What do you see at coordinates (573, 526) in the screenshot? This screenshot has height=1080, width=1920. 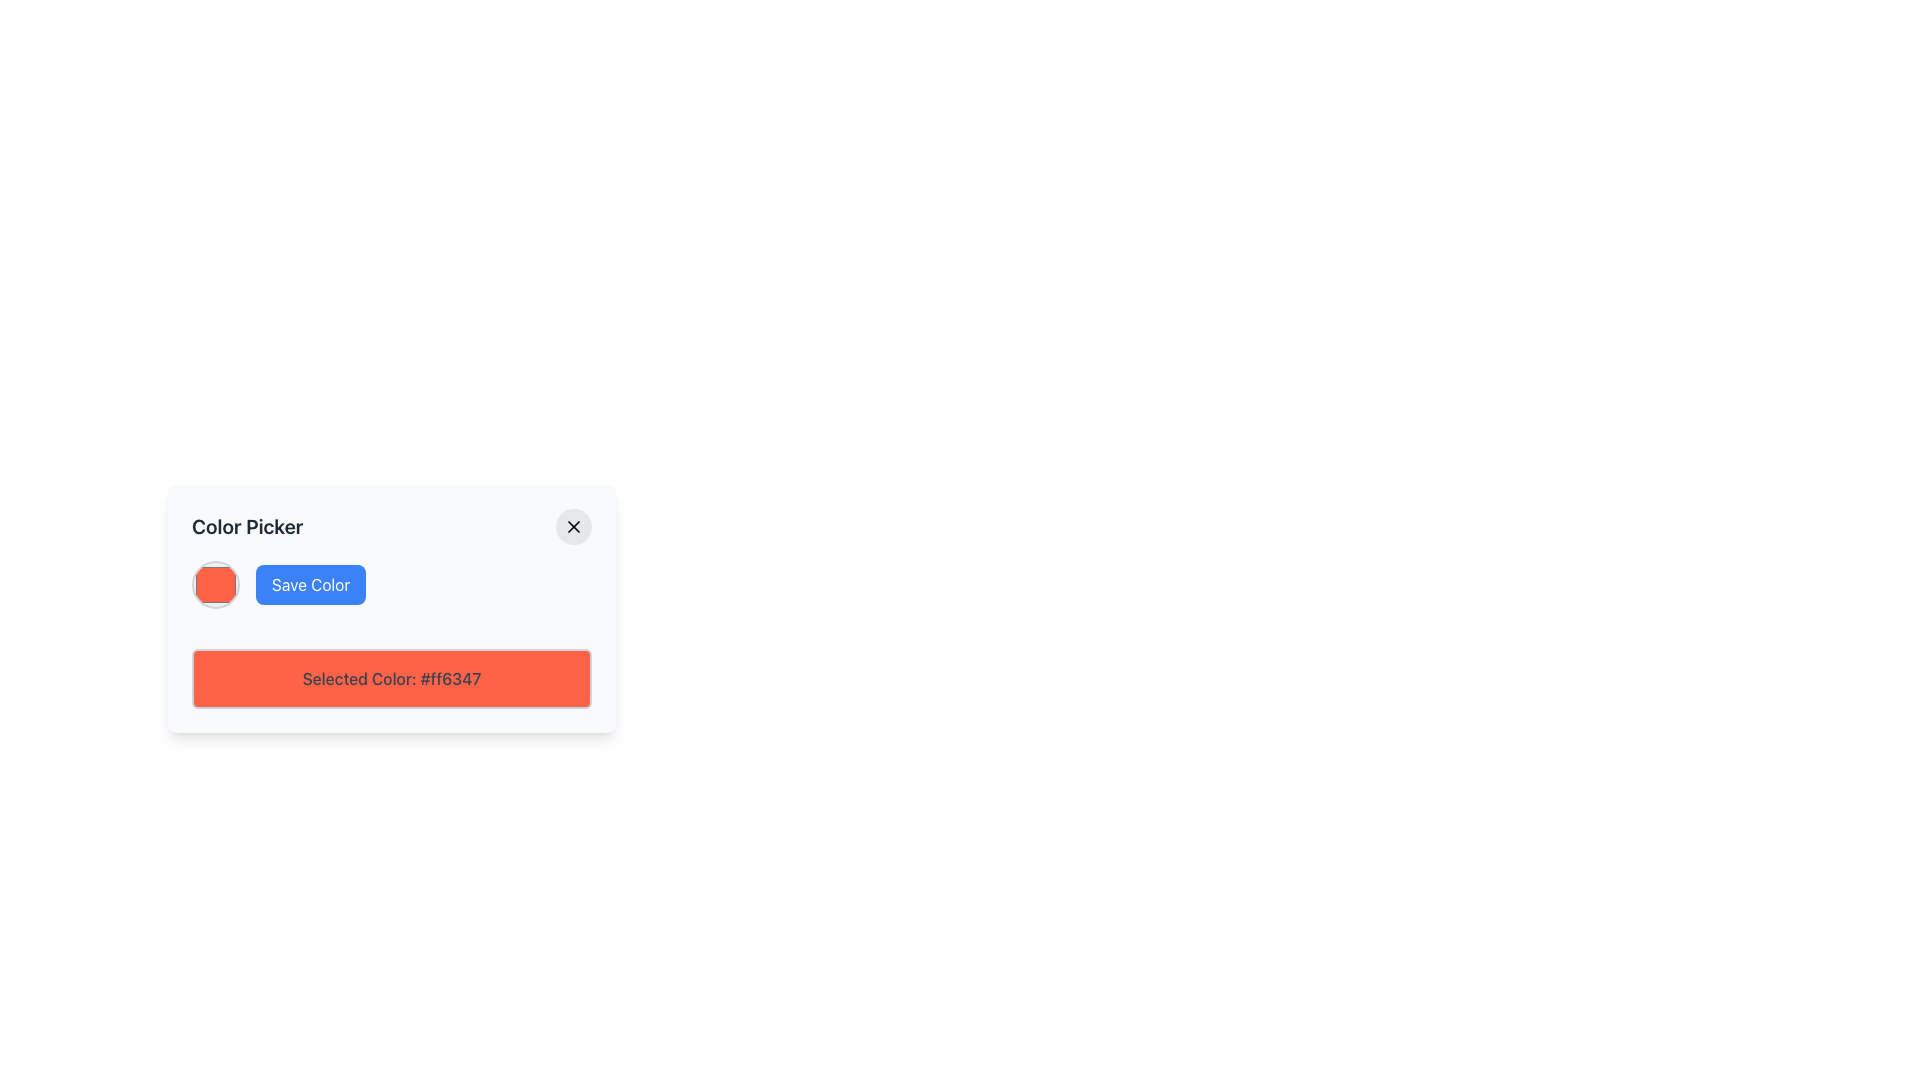 I see `the SVG-based close (X) symbol located at the top-right corner of the color picker interface, which allows users to dismiss the UI` at bounding box center [573, 526].